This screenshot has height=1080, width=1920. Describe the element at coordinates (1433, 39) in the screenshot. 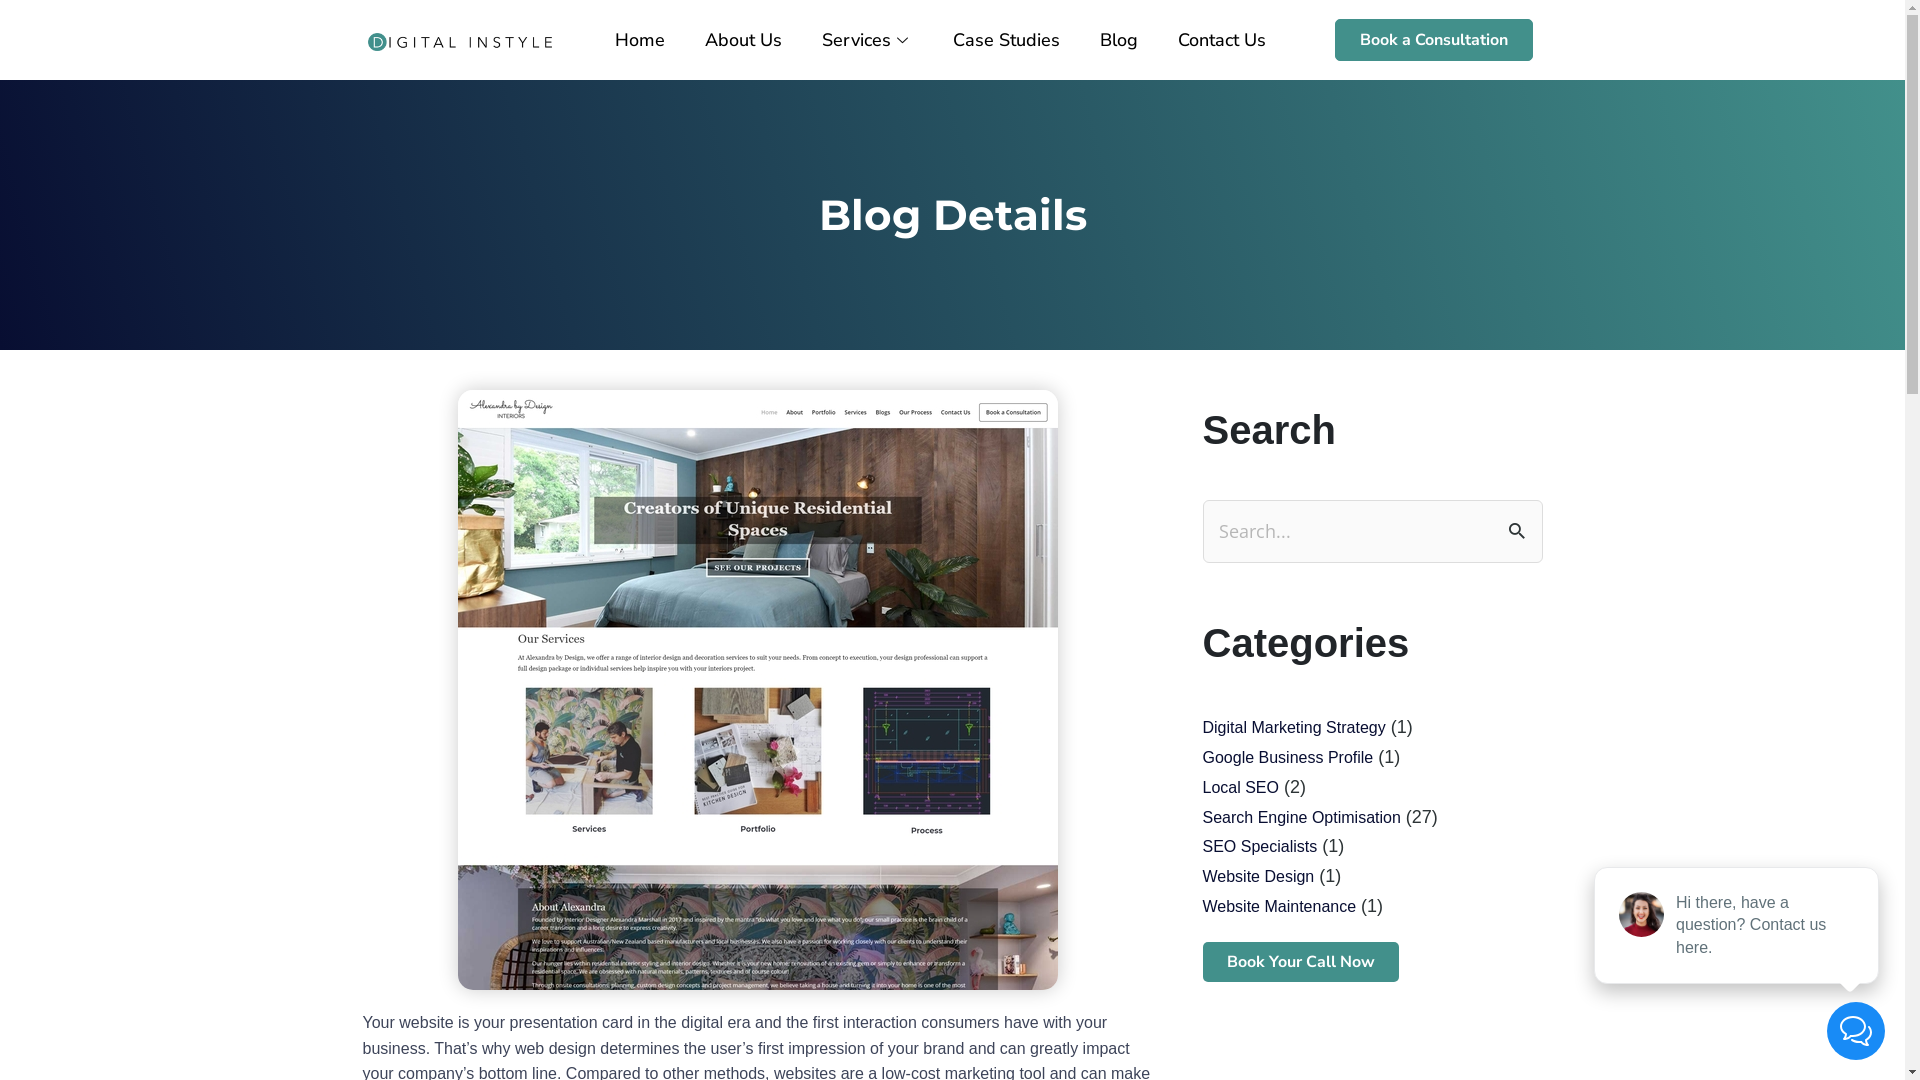

I see `'Book a Consultation'` at that location.